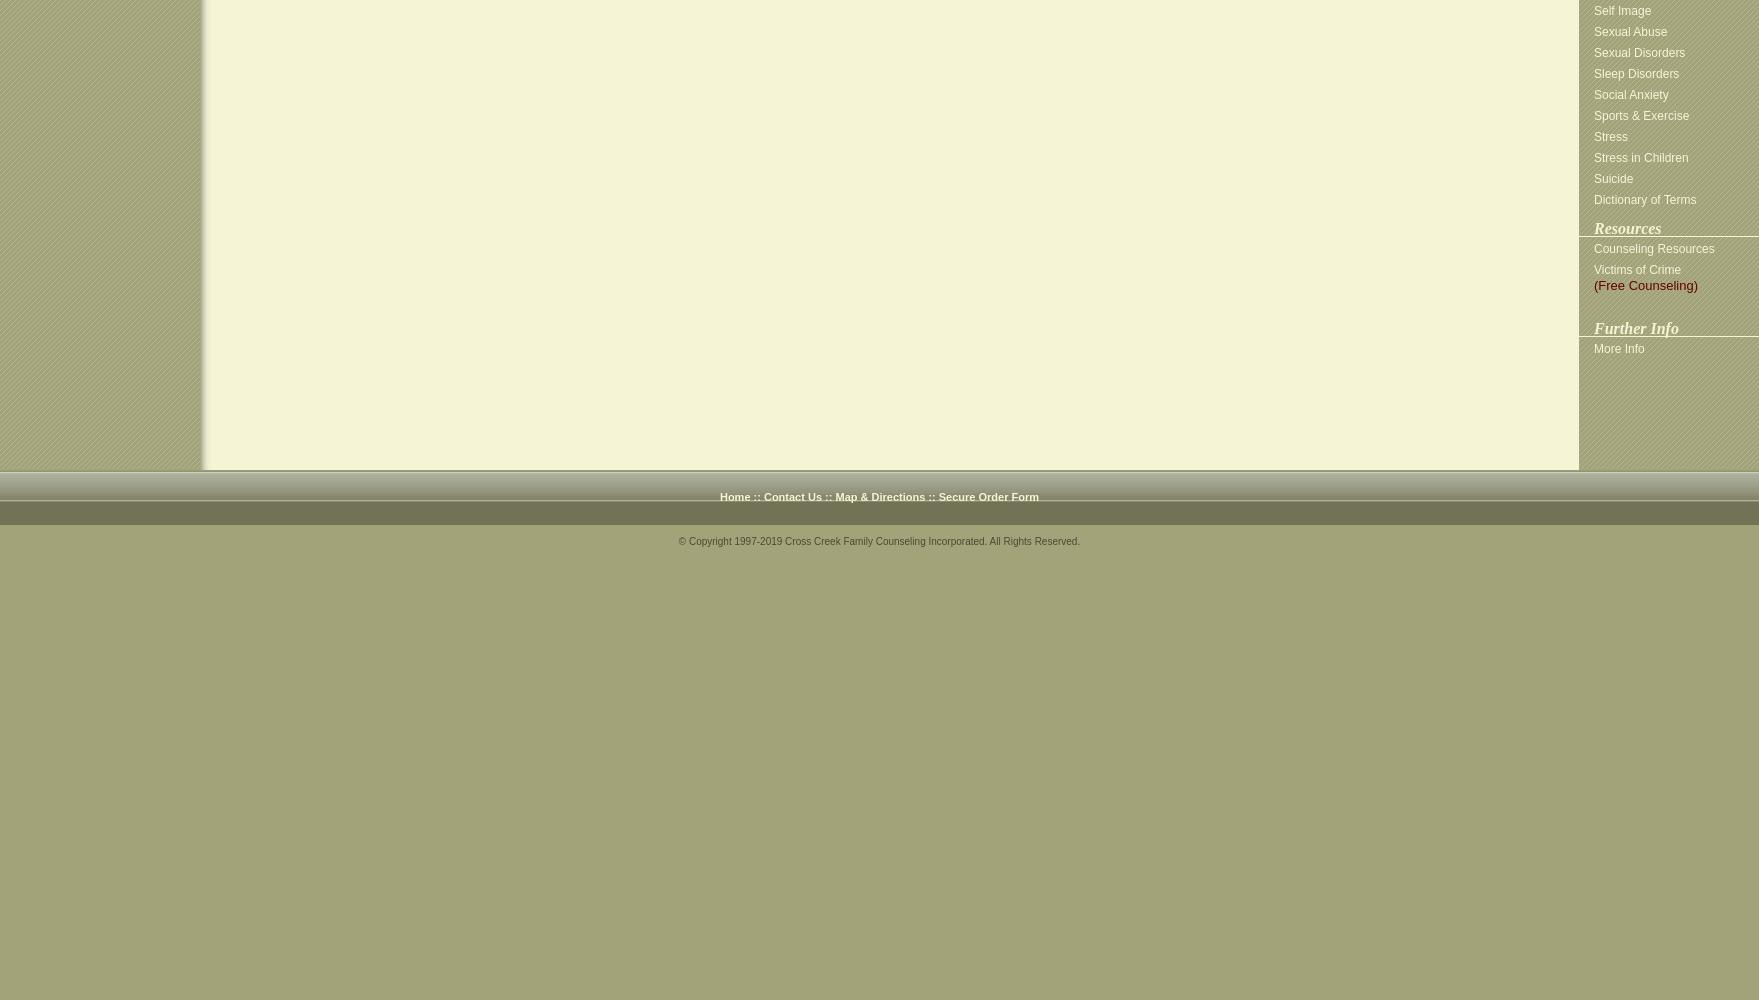 The height and width of the screenshot is (1000, 1759). Describe the element at coordinates (1635, 327) in the screenshot. I see `'Further Info'` at that location.